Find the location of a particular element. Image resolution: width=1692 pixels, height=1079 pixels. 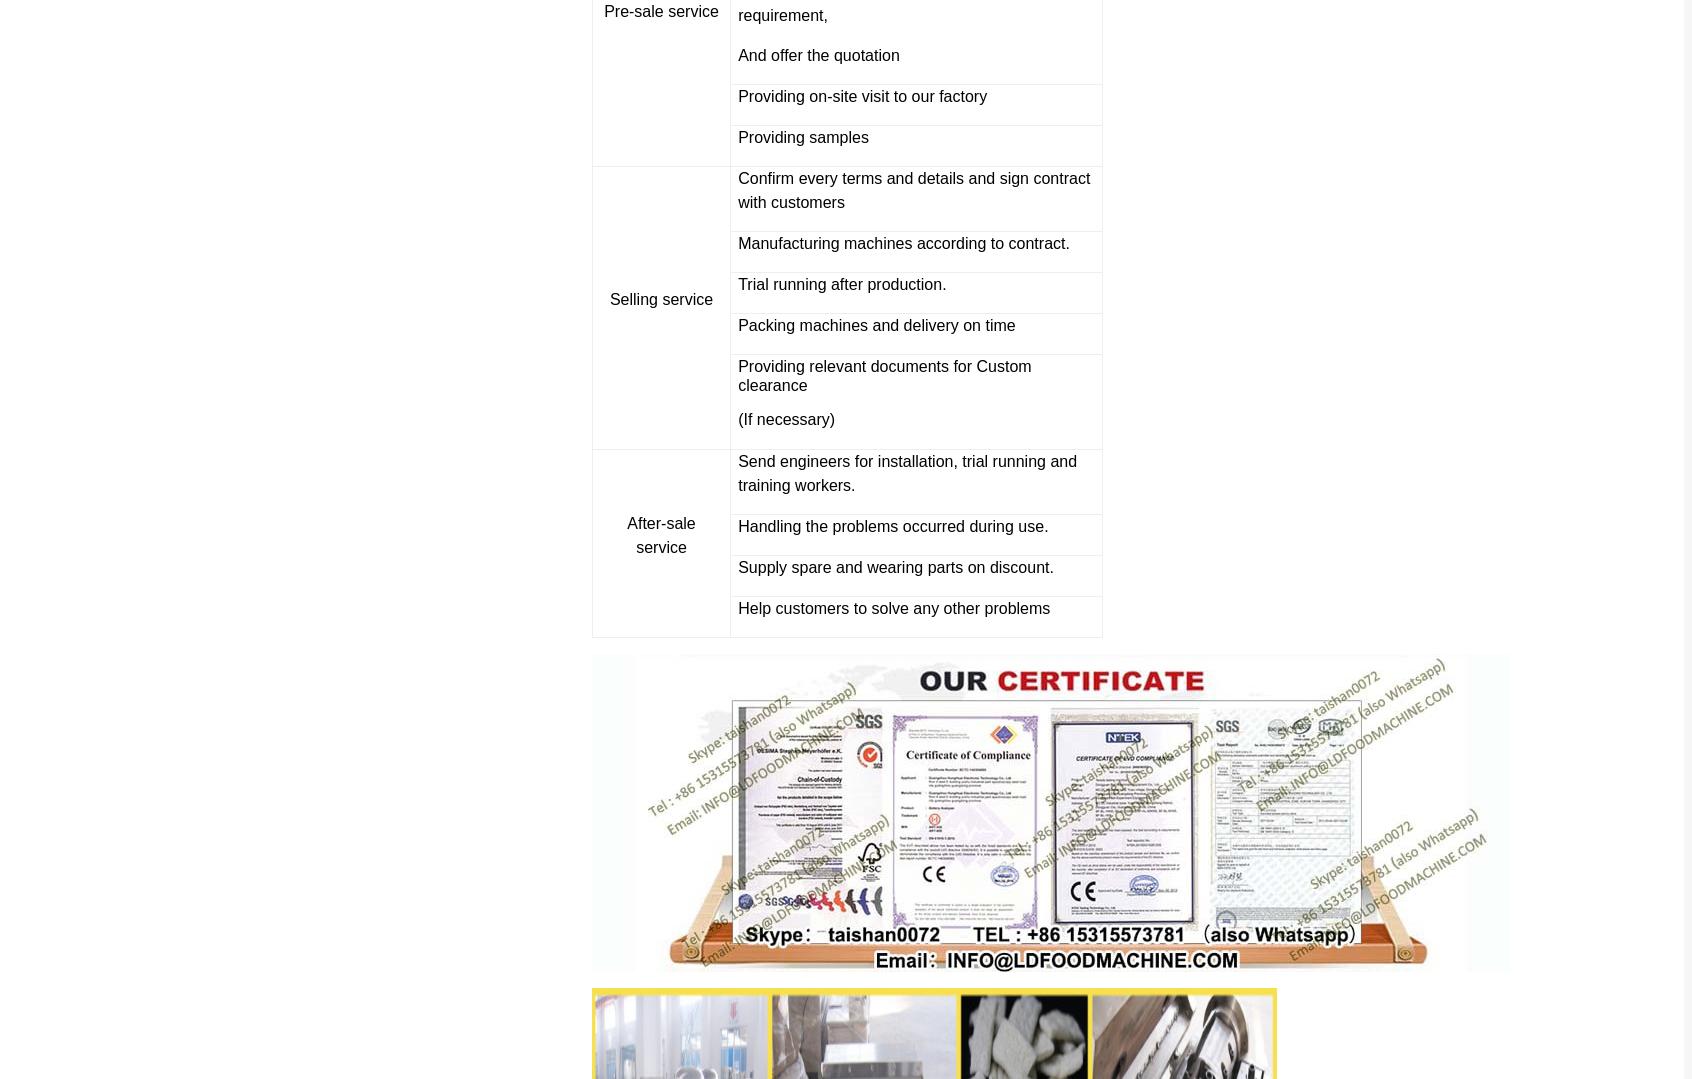

'After-sale service' is located at coordinates (661, 534).